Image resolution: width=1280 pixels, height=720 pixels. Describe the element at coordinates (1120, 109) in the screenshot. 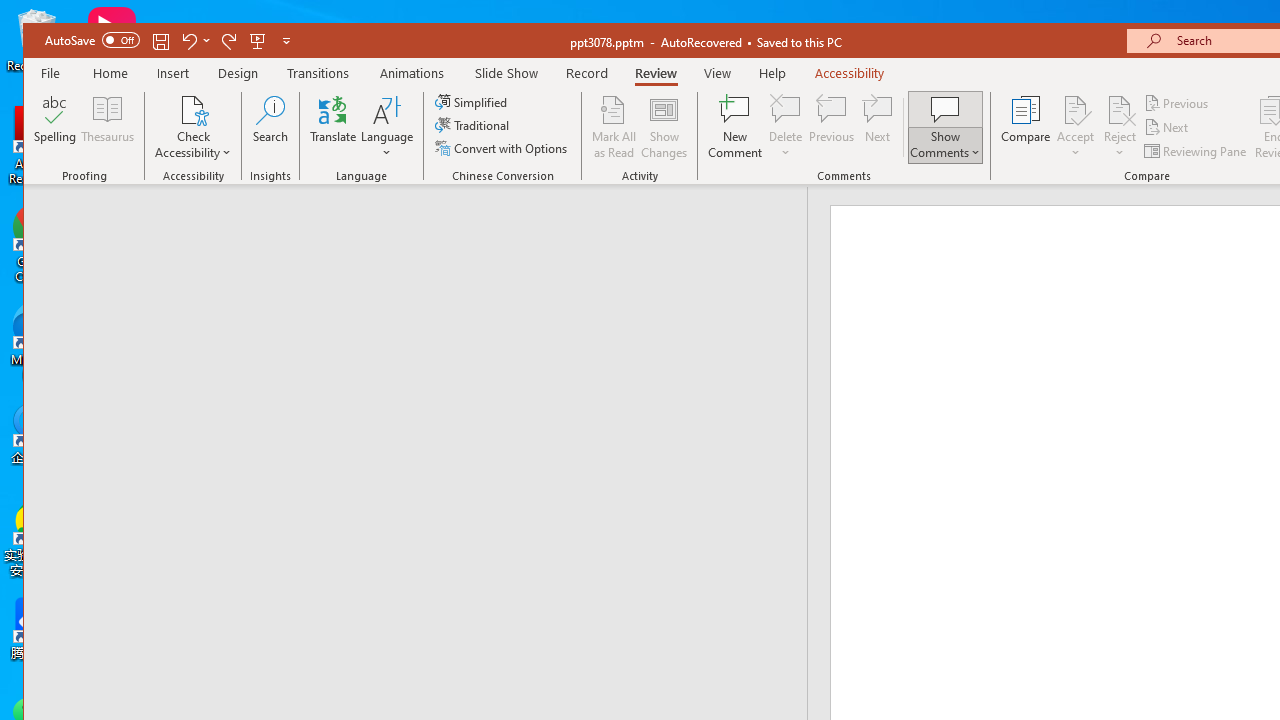

I see `'Reject Change'` at that location.